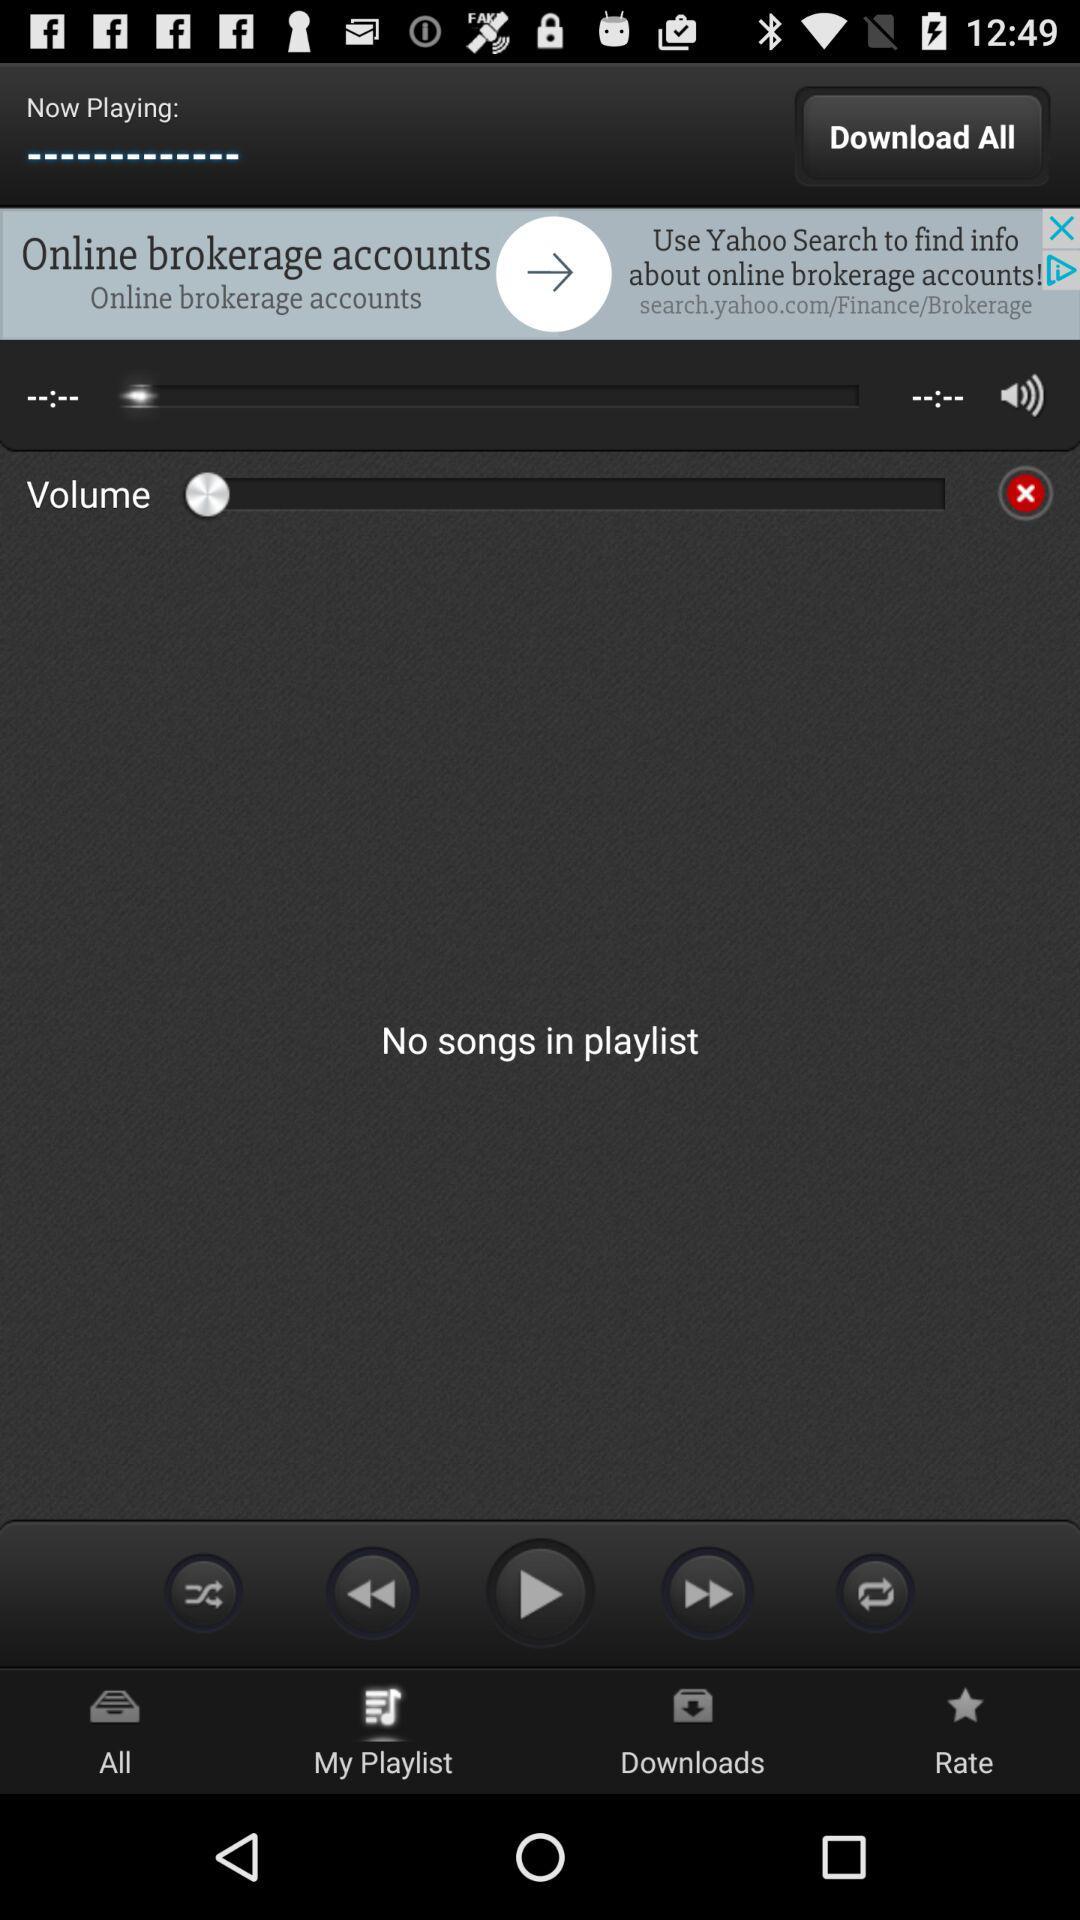  I want to click on the play icon, so click(540, 1703).